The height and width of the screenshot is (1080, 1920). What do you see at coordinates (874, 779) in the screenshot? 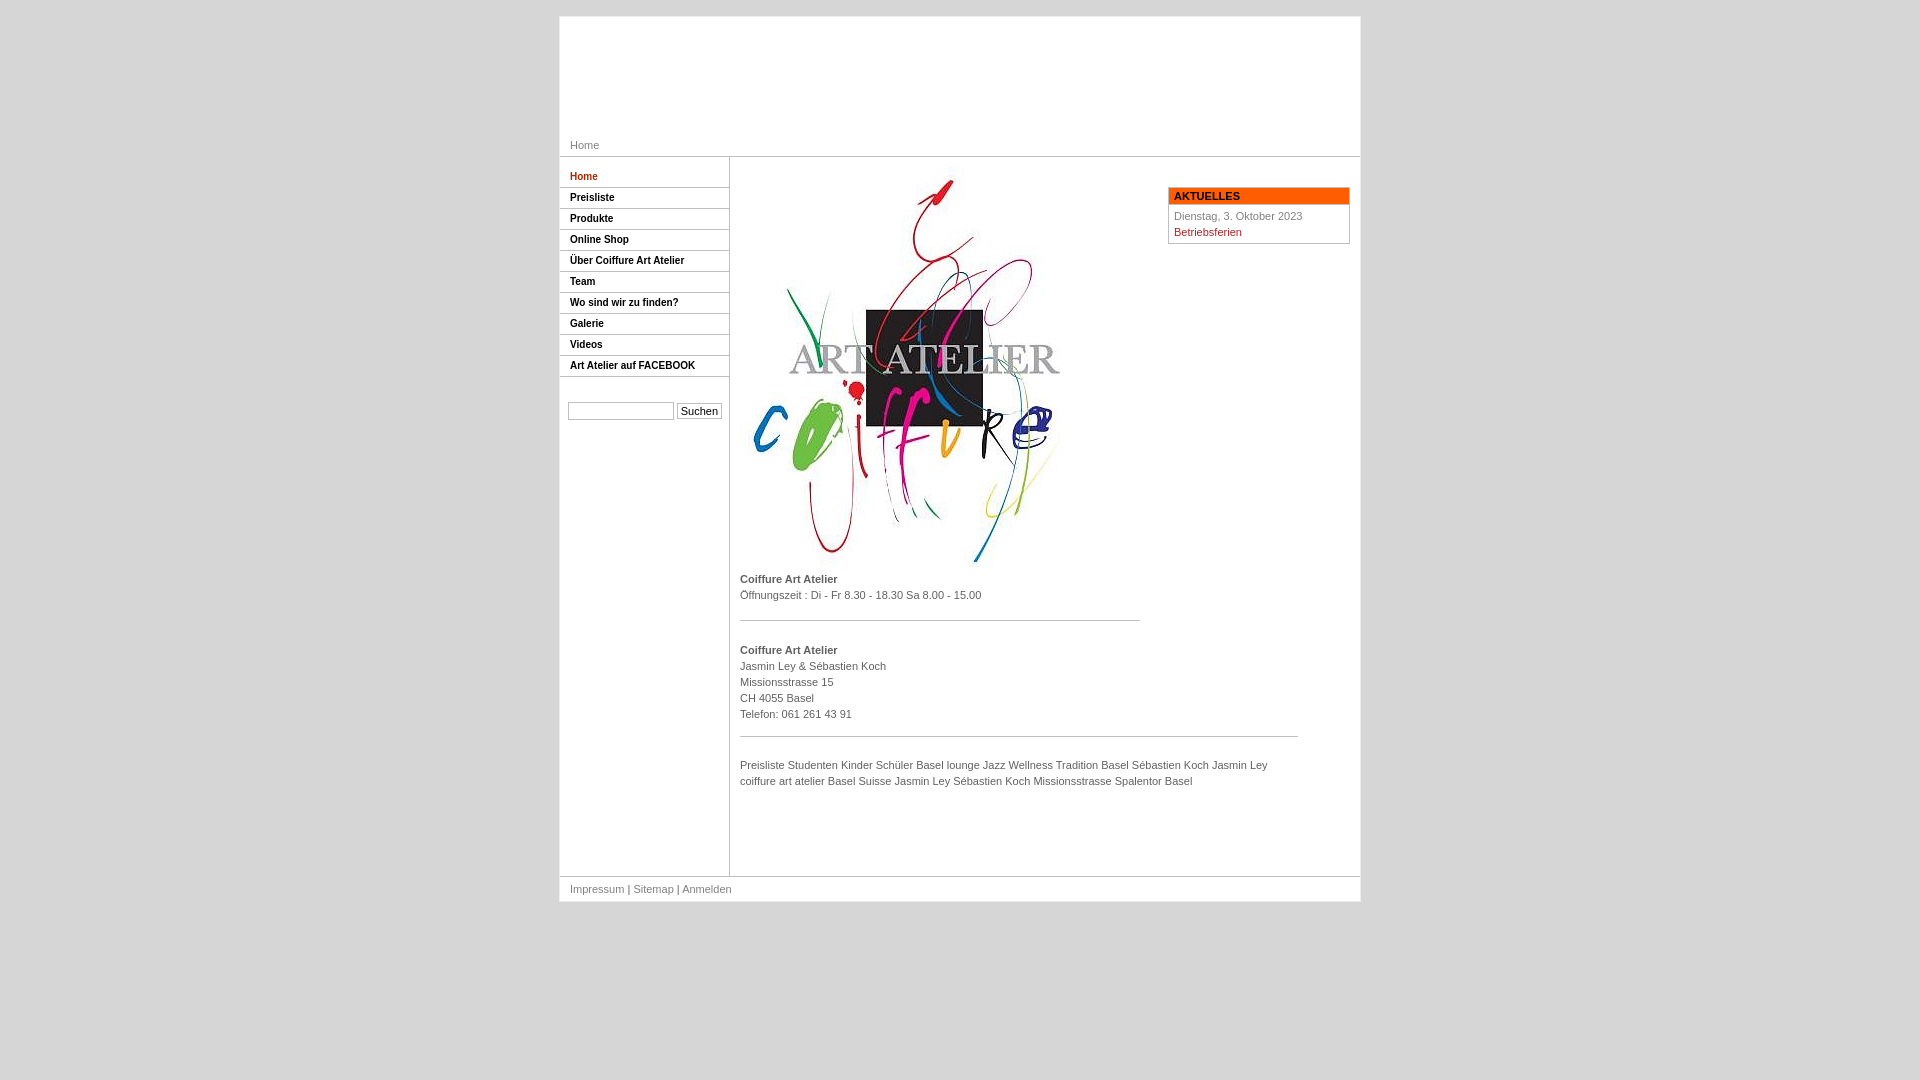
I see `'Suisse'` at bounding box center [874, 779].